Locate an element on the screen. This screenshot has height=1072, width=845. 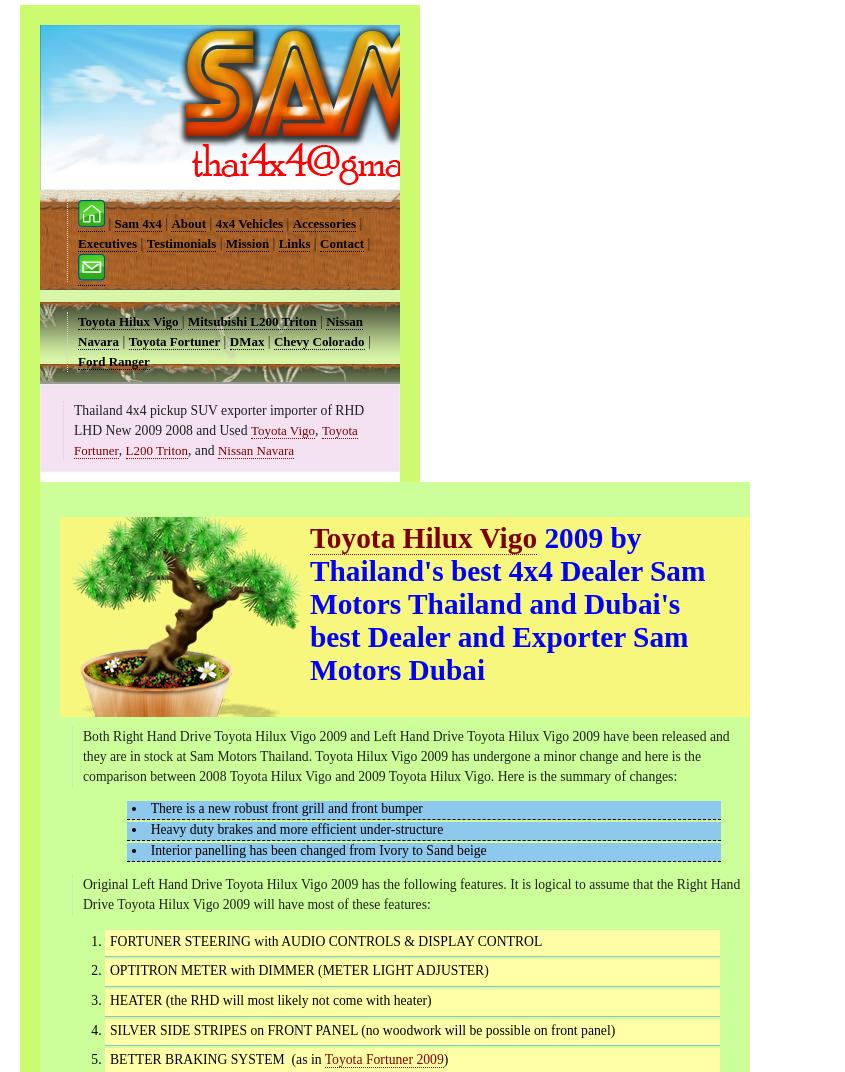
'Thailand 4x4 pickup SUV exporter importer of RHD LHD New 2009 
				2008 and Used' is located at coordinates (73, 419).